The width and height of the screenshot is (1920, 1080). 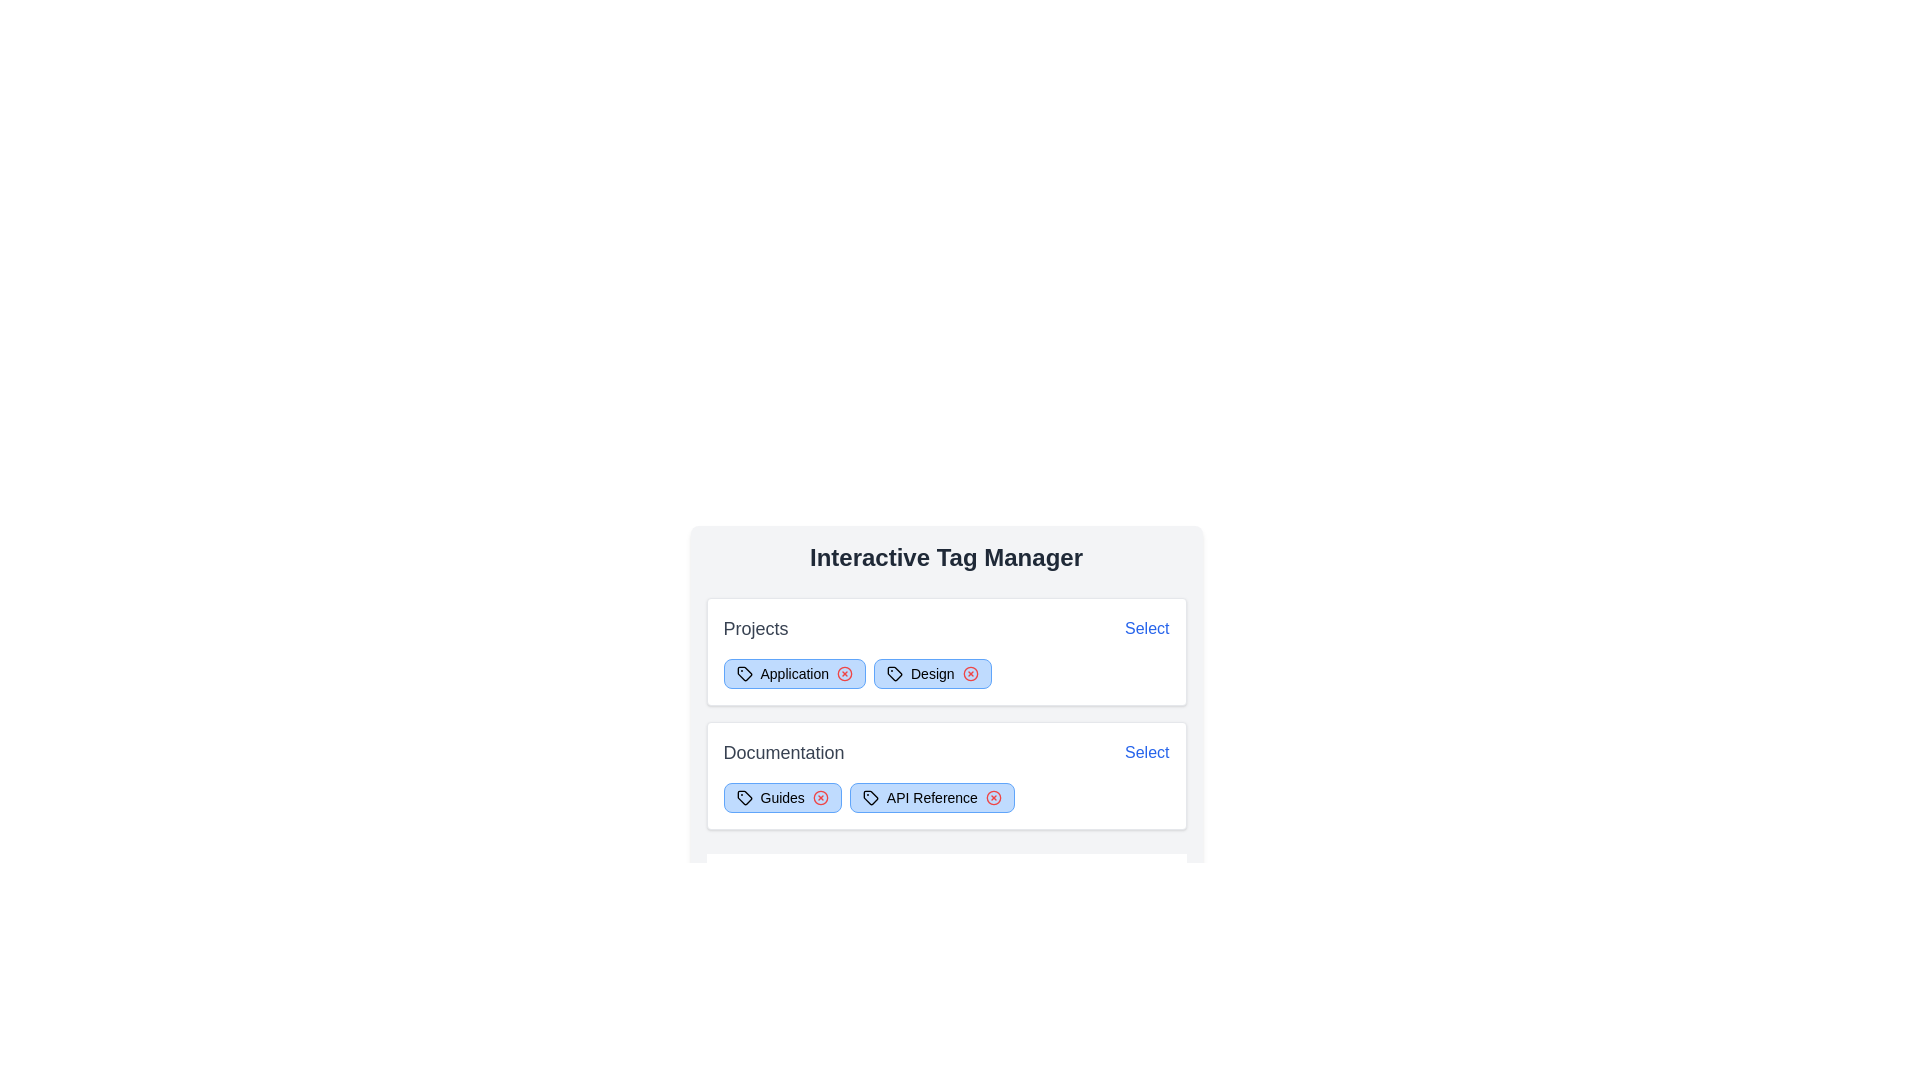 What do you see at coordinates (820, 797) in the screenshot?
I see `the close icon representing the functionality of removing the 'Guides' tag located in the 'Documentation' section of the interface` at bounding box center [820, 797].